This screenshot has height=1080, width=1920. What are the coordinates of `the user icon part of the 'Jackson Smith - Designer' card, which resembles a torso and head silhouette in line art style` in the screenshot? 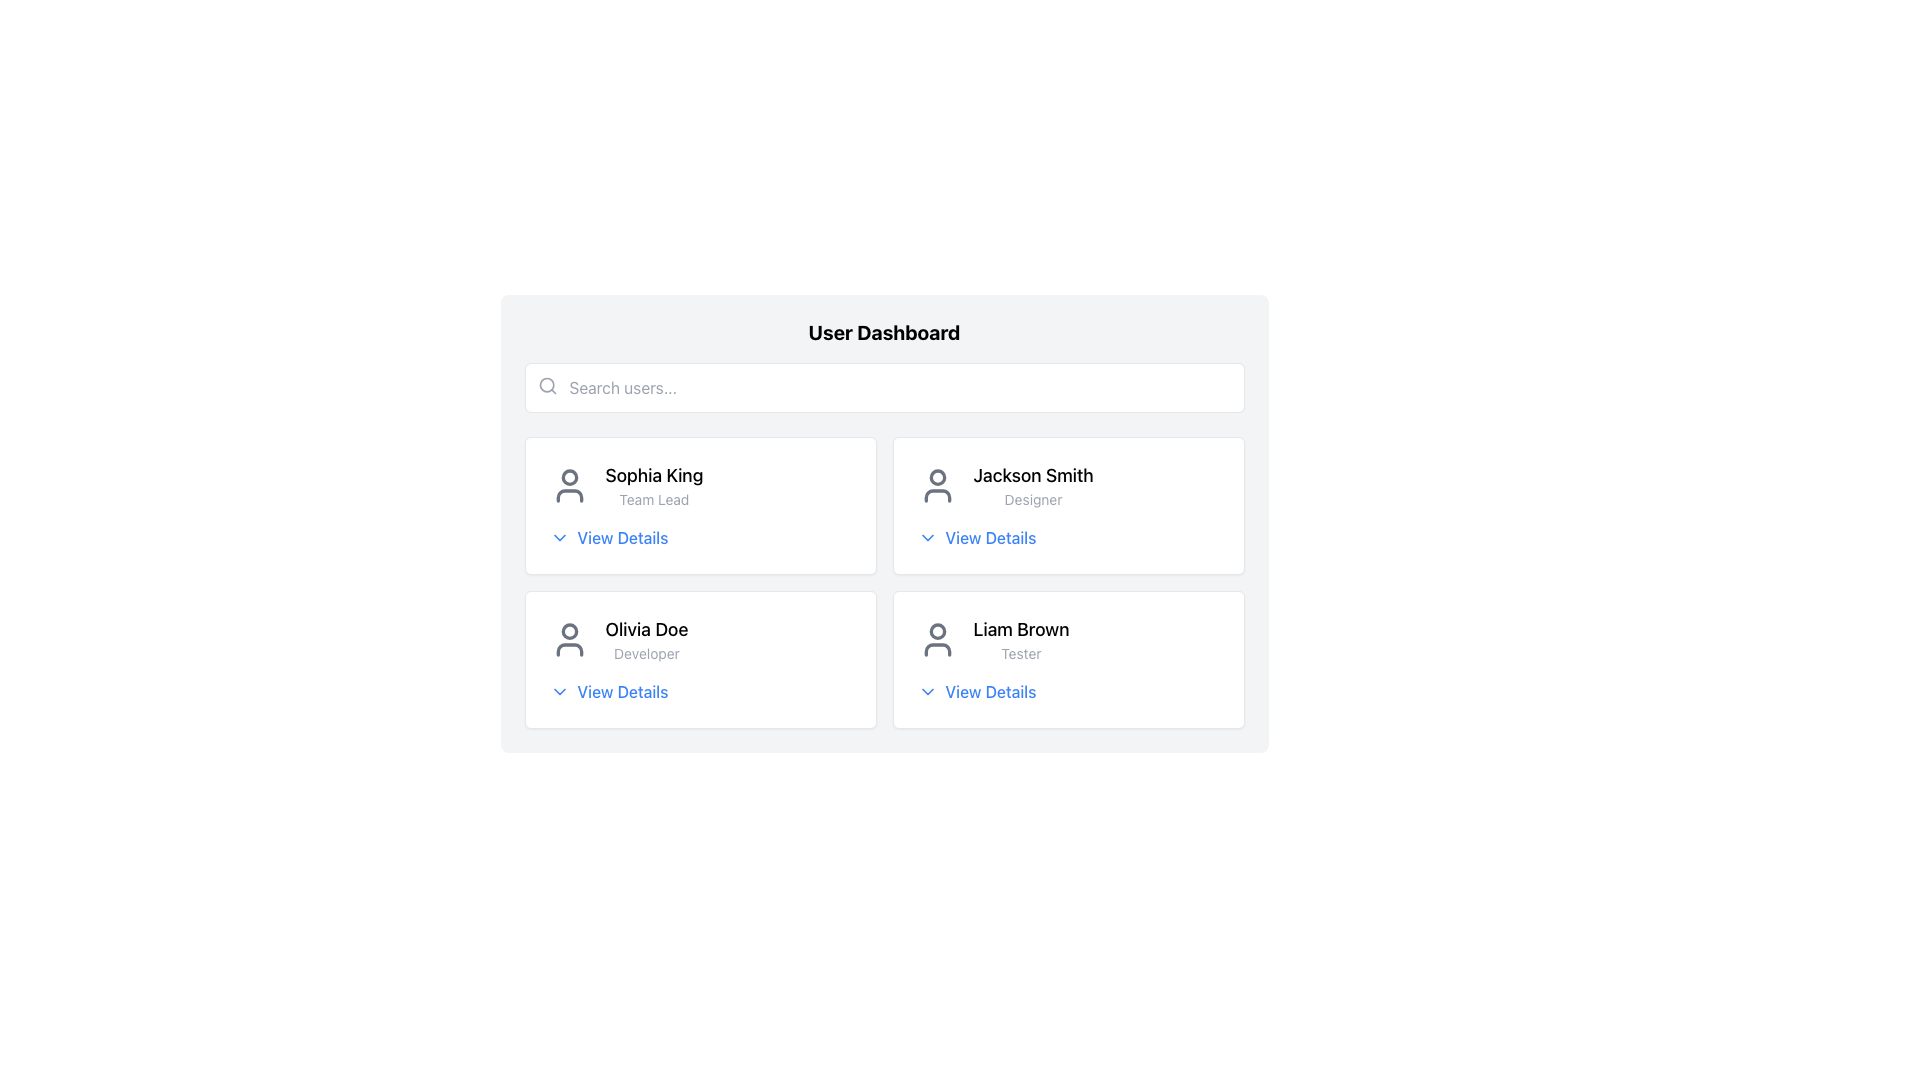 It's located at (936, 495).